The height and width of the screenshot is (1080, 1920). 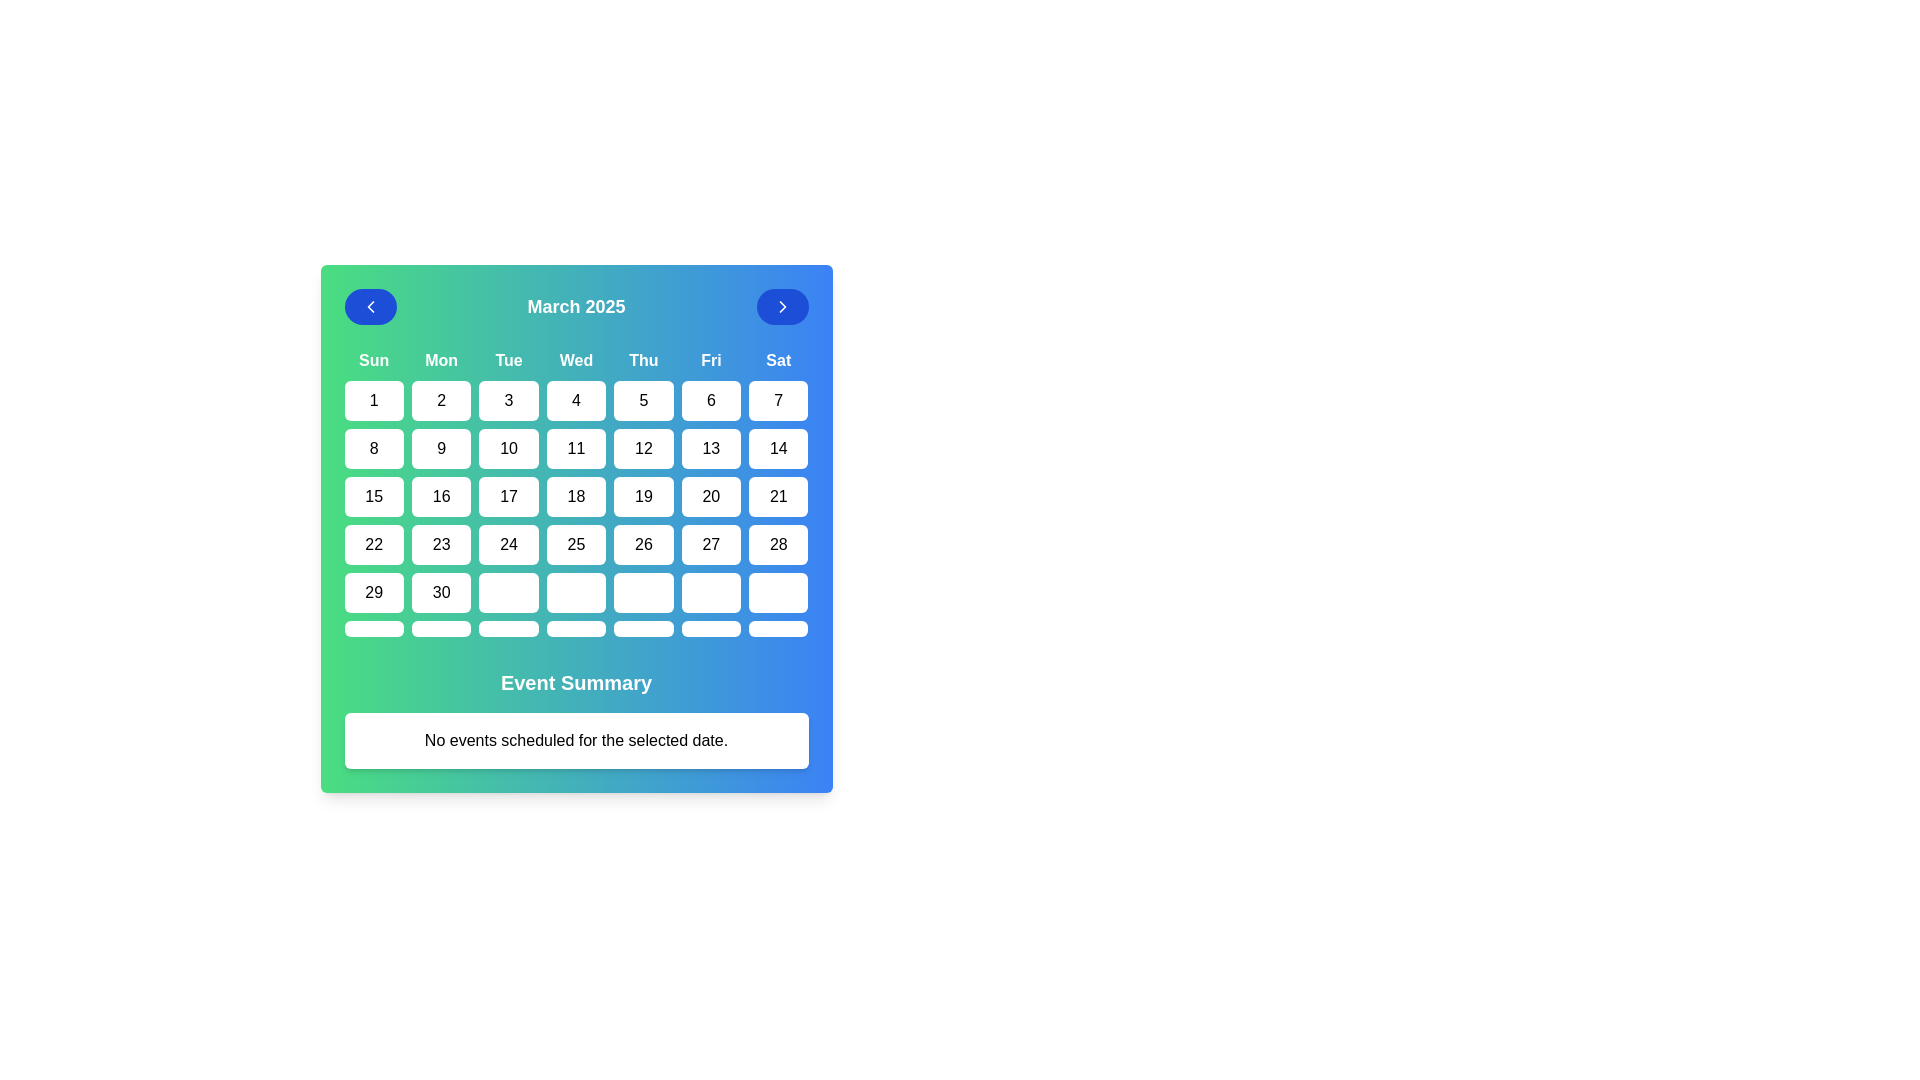 What do you see at coordinates (711, 361) in the screenshot?
I see `the text label displaying 'Fri' in bold font located in the header row of the calendar interface` at bounding box center [711, 361].